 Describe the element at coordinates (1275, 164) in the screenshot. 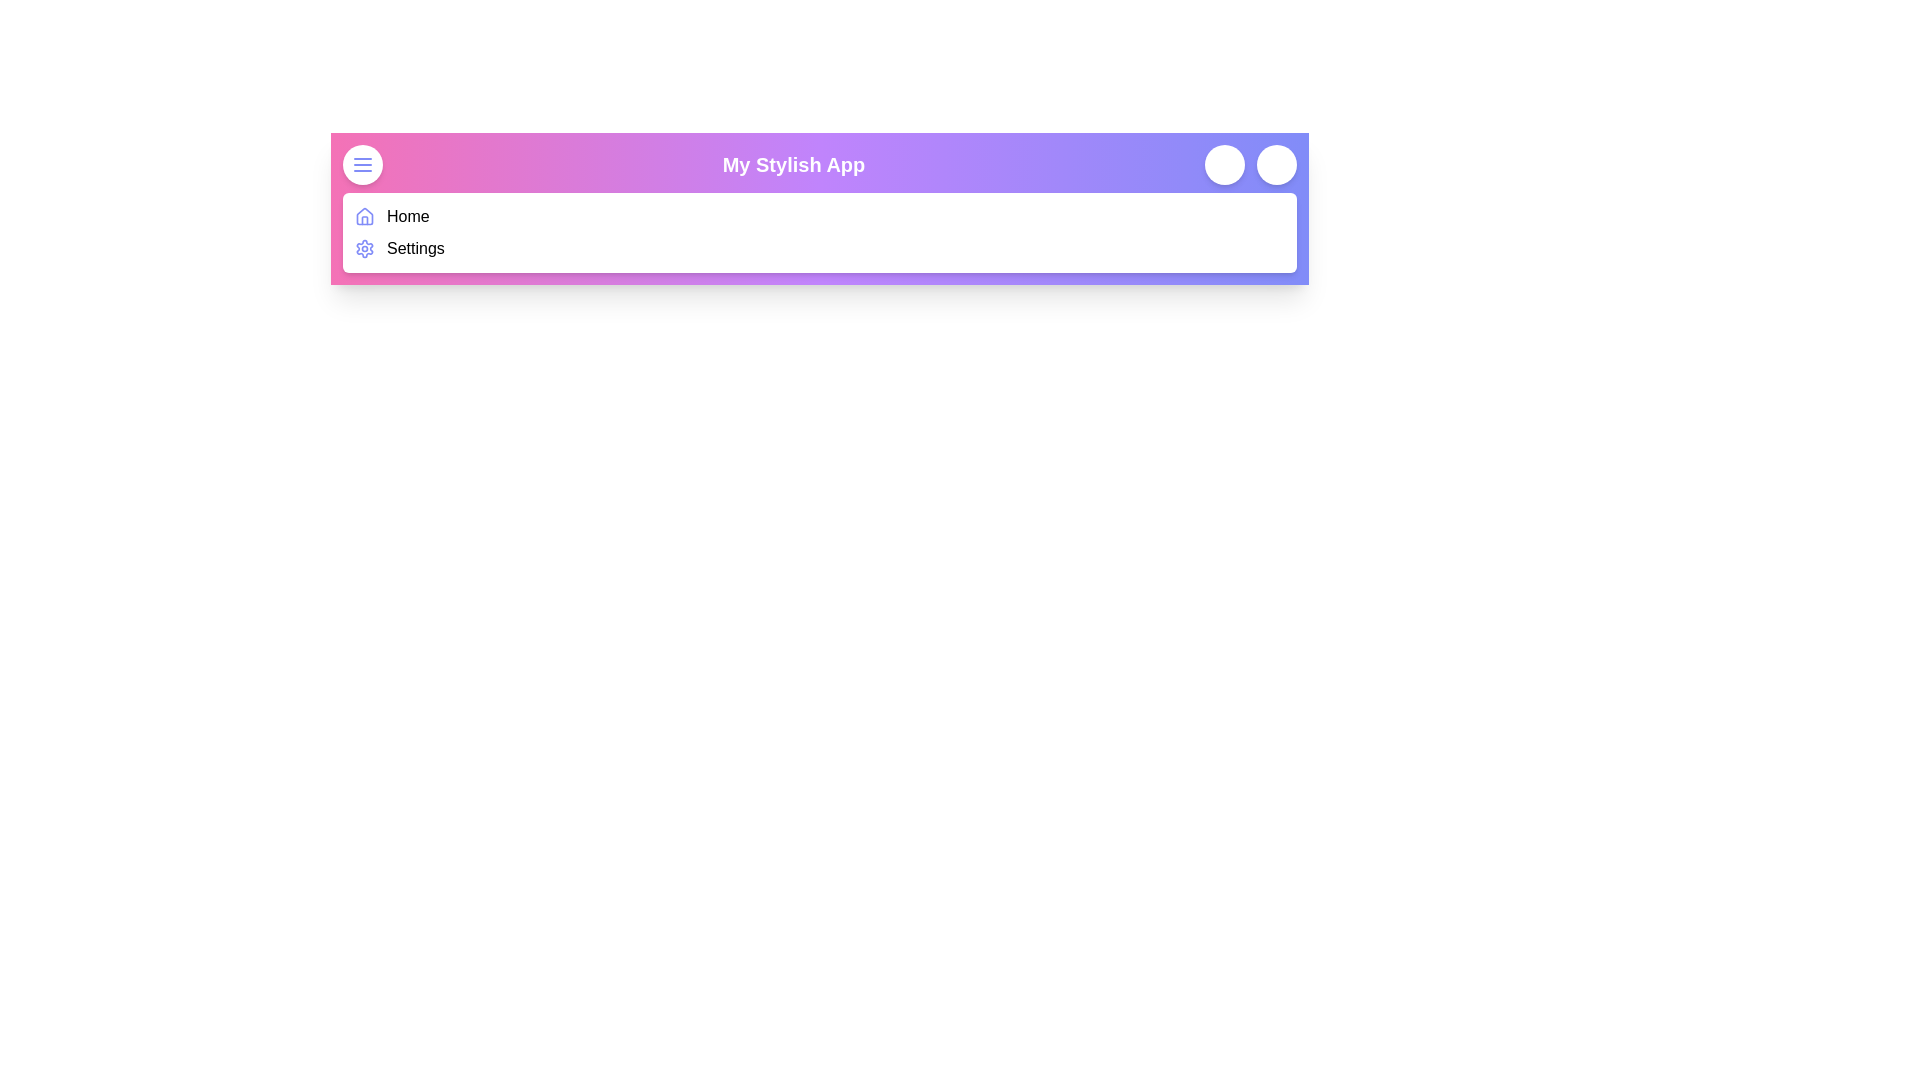

I see `the user profile button located on the navigation bar` at that location.